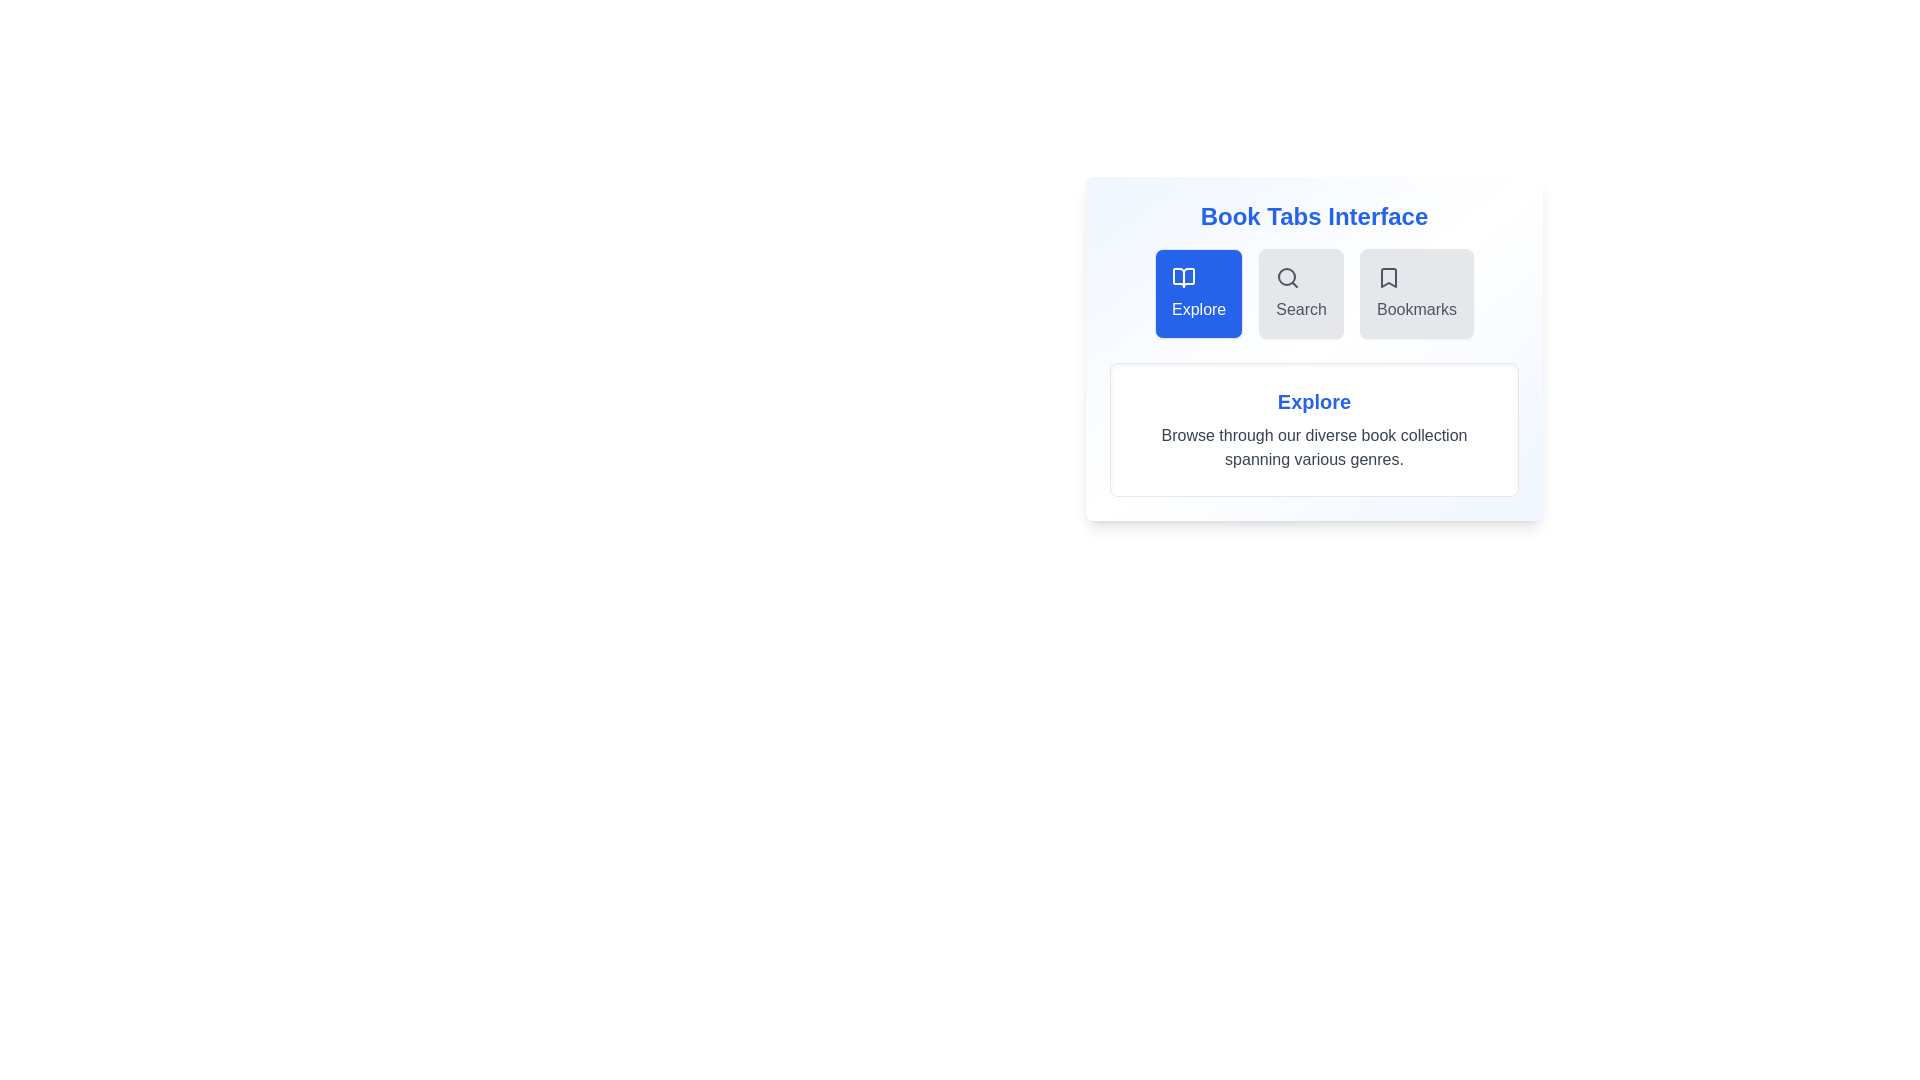  Describe the element at coordinates (1415, 293) in the screenshot. I see `the Bookmarks tab to trigger its hover effect` at that location.